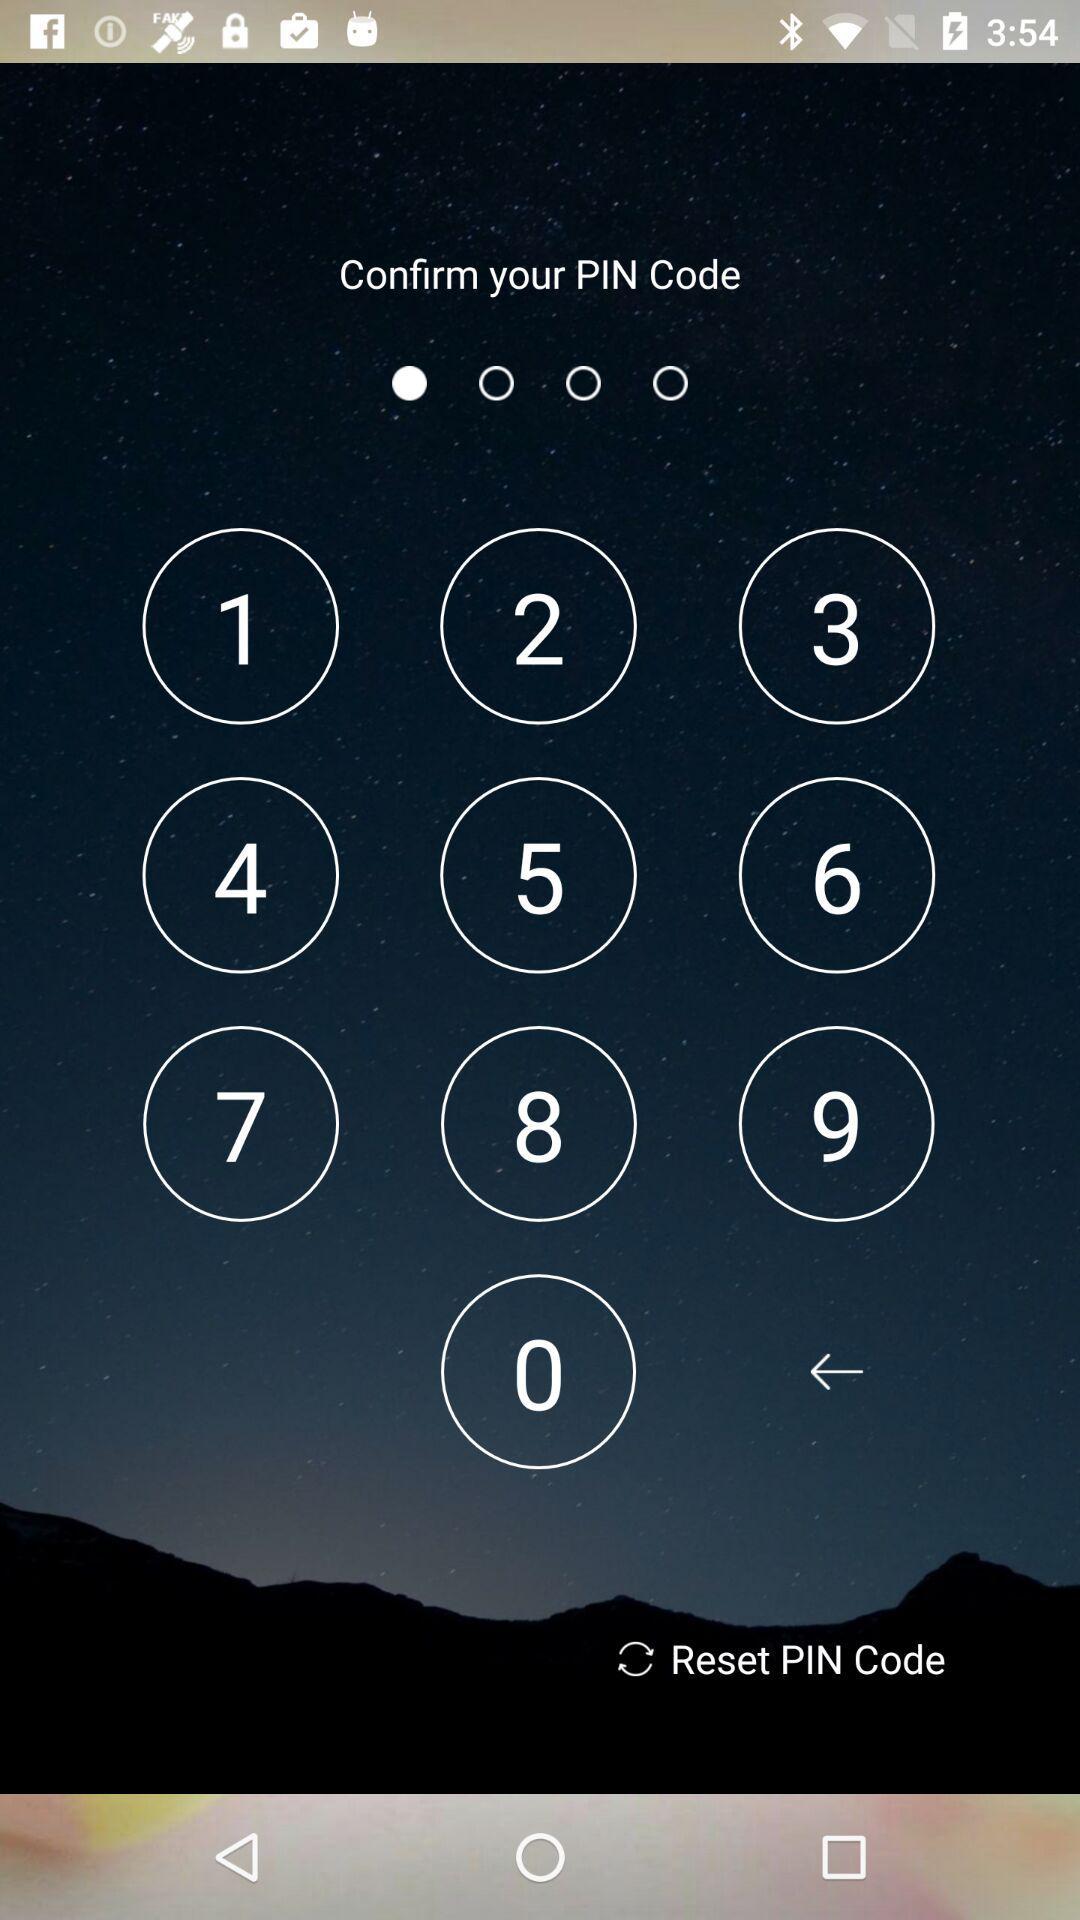 The height and width of the screenshot is (1920, 1080). What do you see at coordinates (837, 625) in the screenshot?
I see `the 3 app` at bounding box center [837, 625].